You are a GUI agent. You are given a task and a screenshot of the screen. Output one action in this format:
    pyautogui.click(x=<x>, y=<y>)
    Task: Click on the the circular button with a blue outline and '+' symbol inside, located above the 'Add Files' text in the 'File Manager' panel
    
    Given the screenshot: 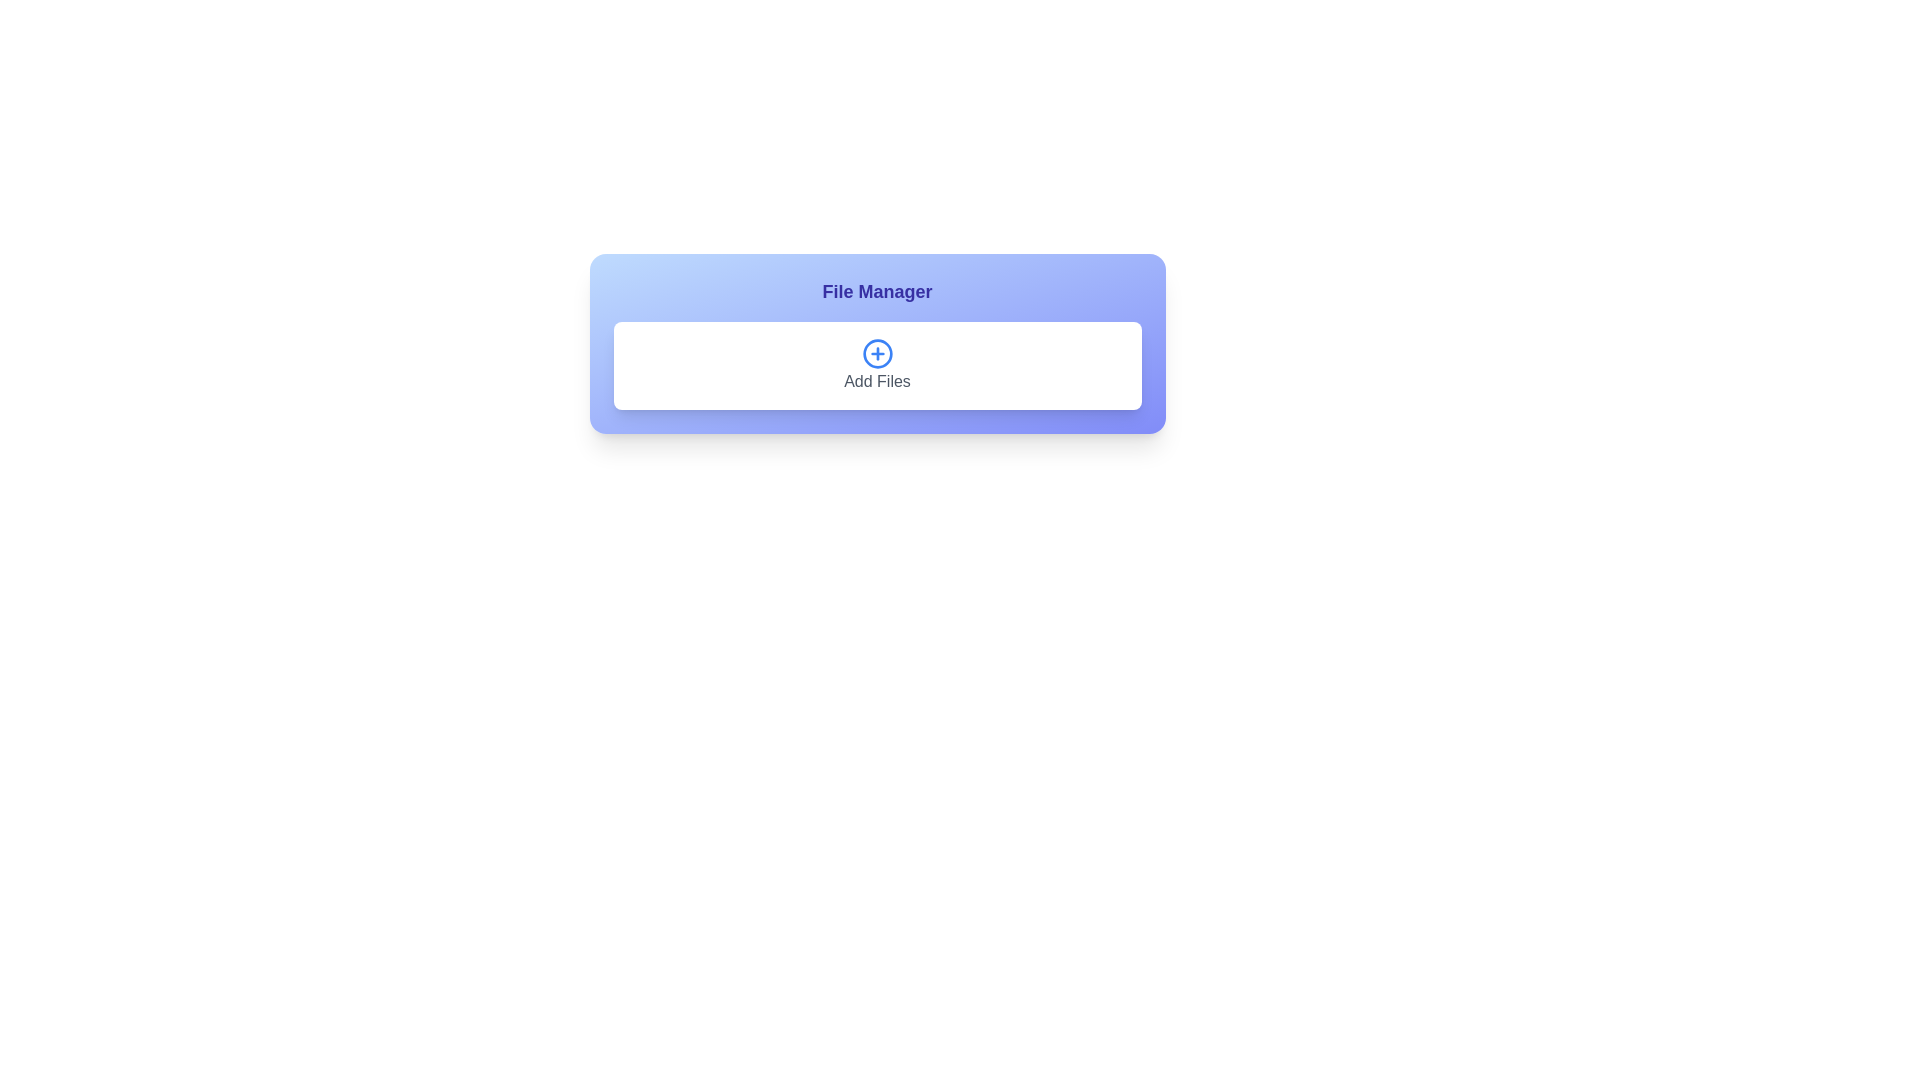 What is the action you would take?
    pyautogui.click(x=877, y=366)
    